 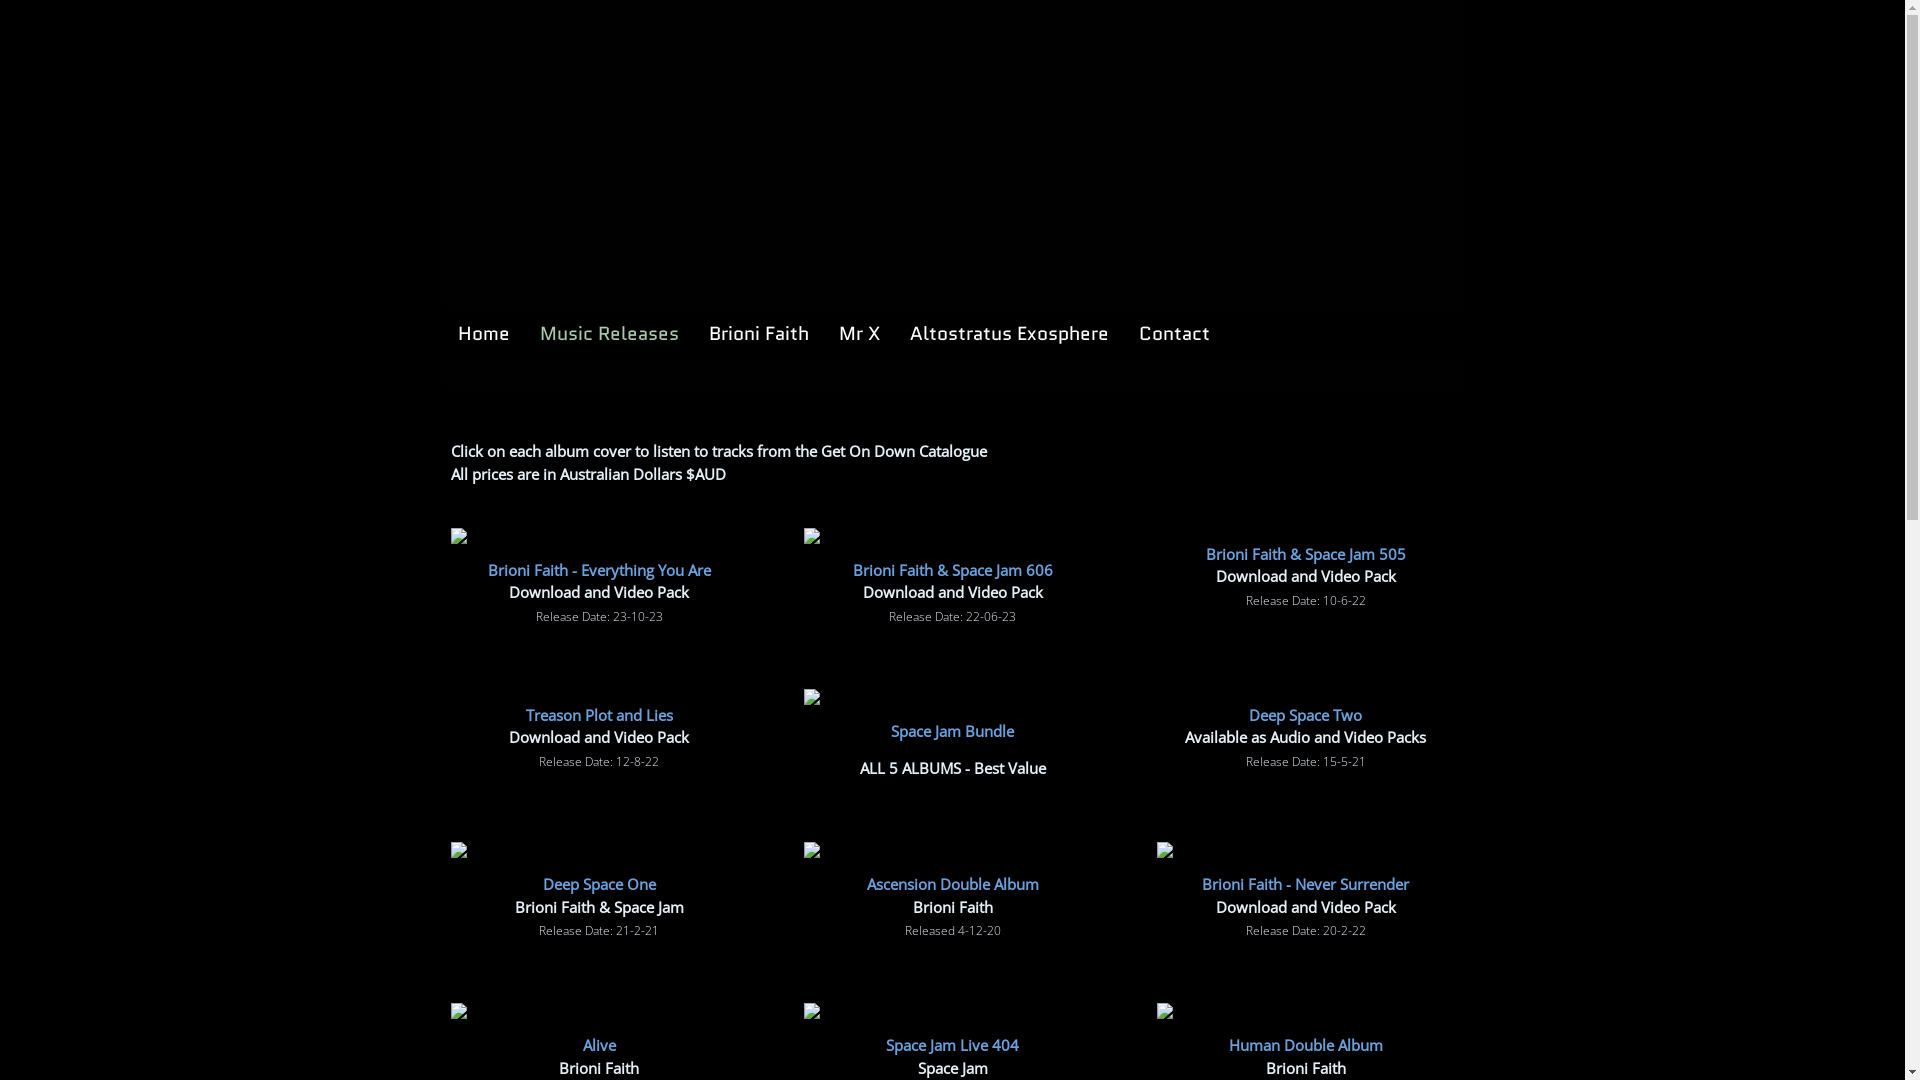 I want to click on 'Music Releases', so click(x=608, y=333).